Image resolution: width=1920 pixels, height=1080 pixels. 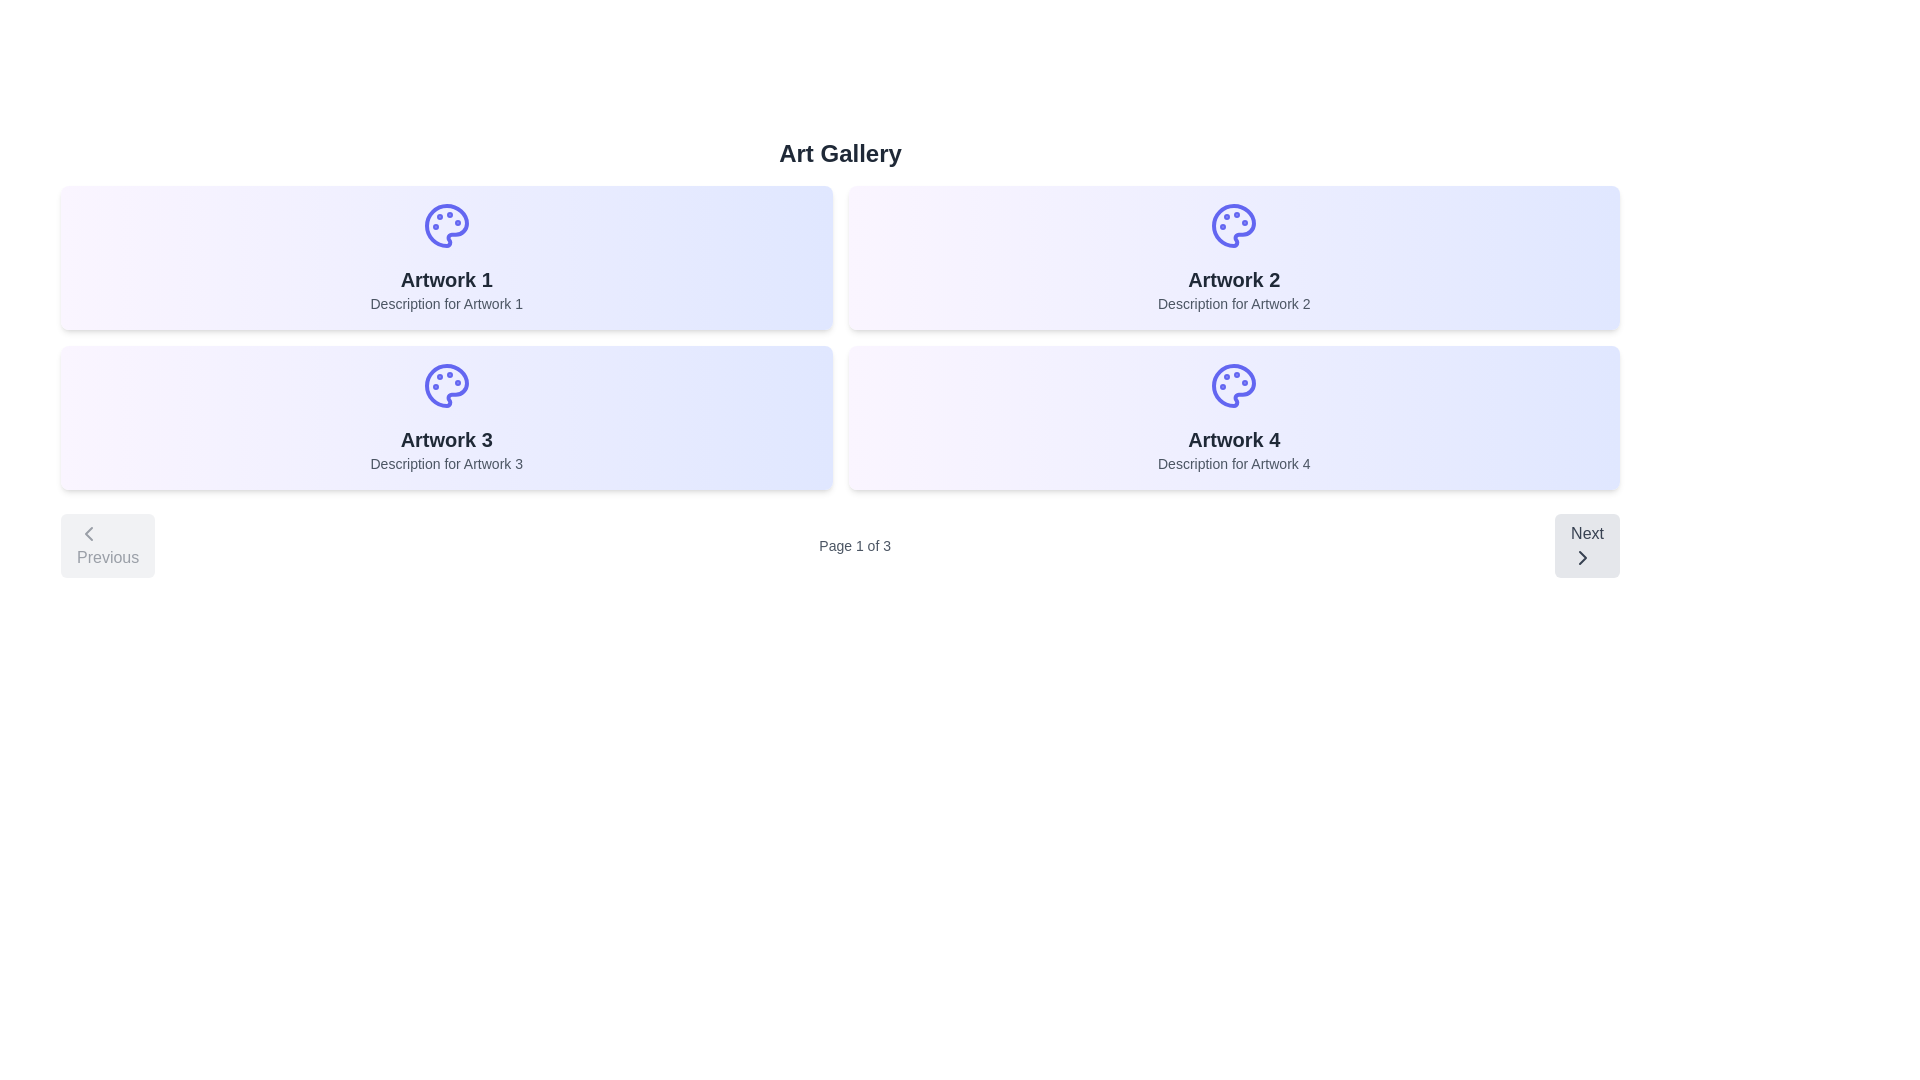 I want to click on the 'Artwork 3' text label, so click(x=445, y=438).